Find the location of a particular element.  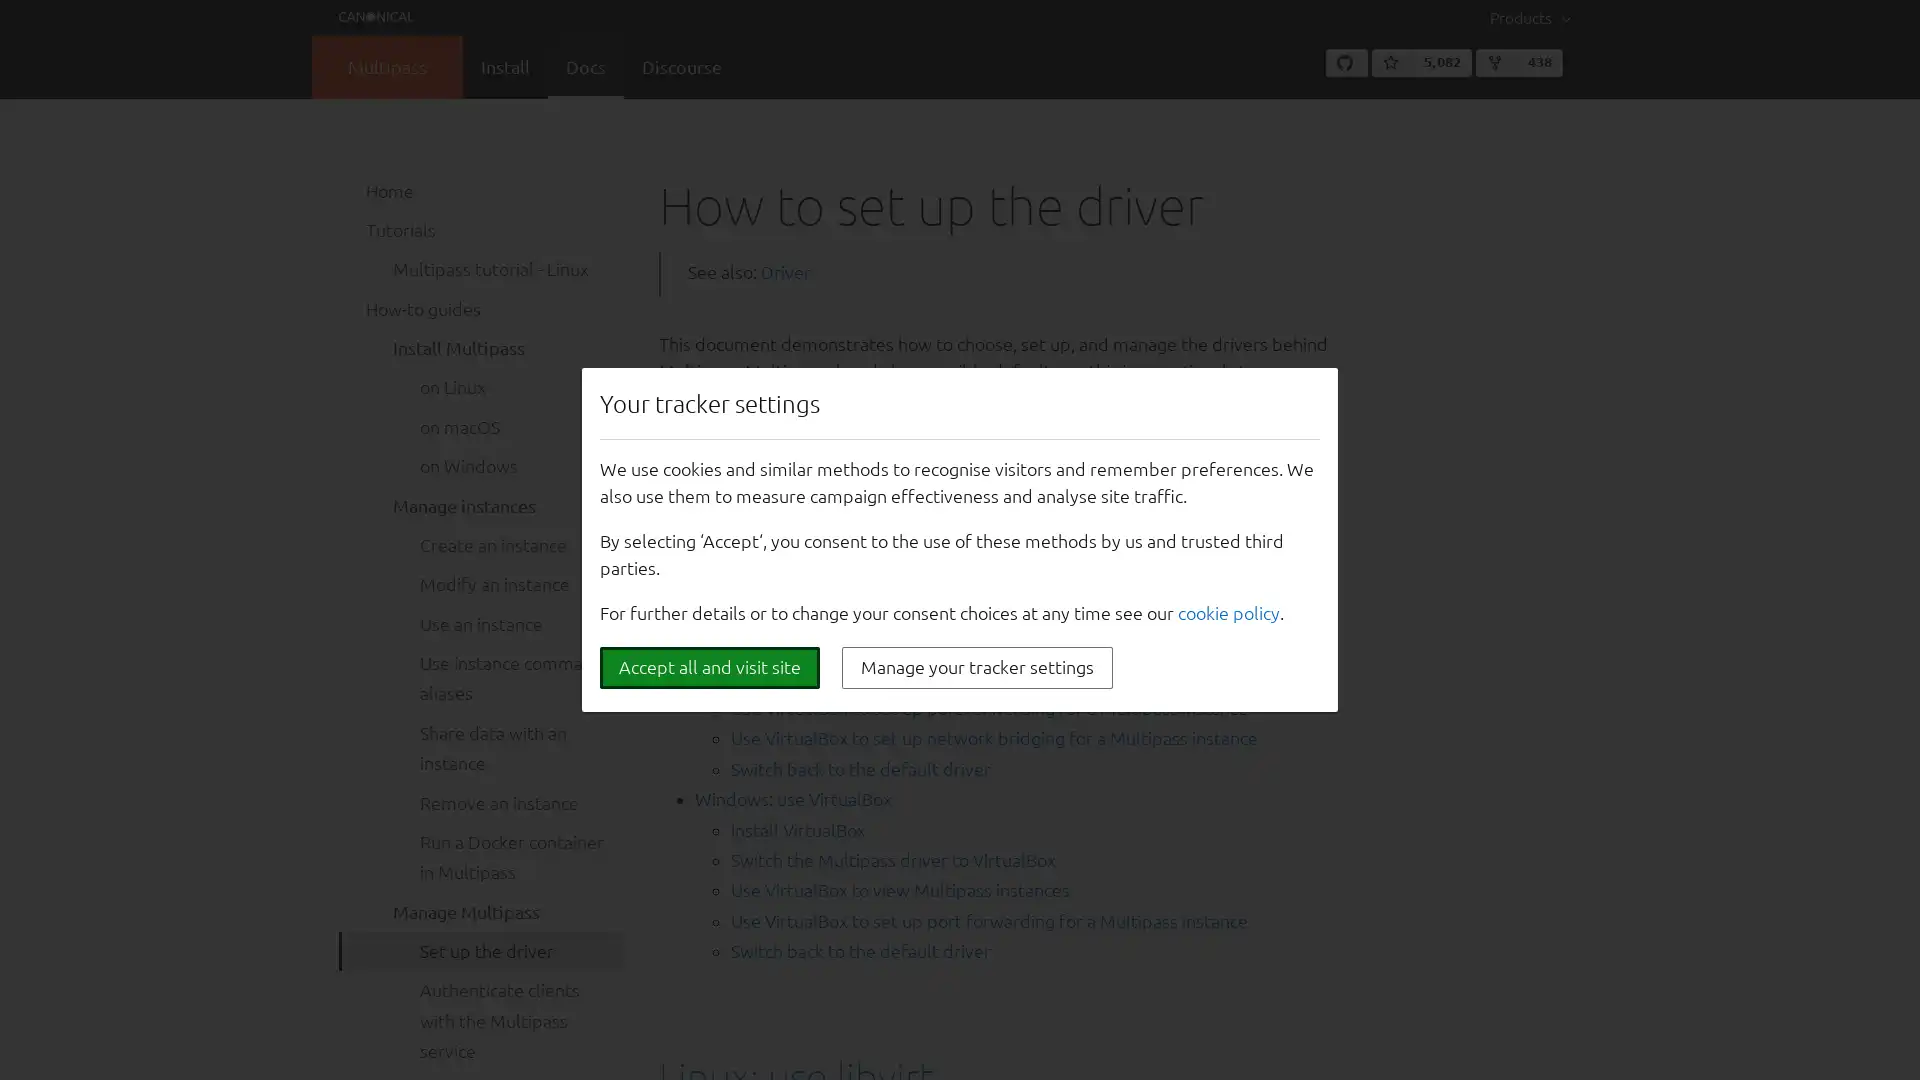

Manage your tracker settings is located at coordinates (977, 667).